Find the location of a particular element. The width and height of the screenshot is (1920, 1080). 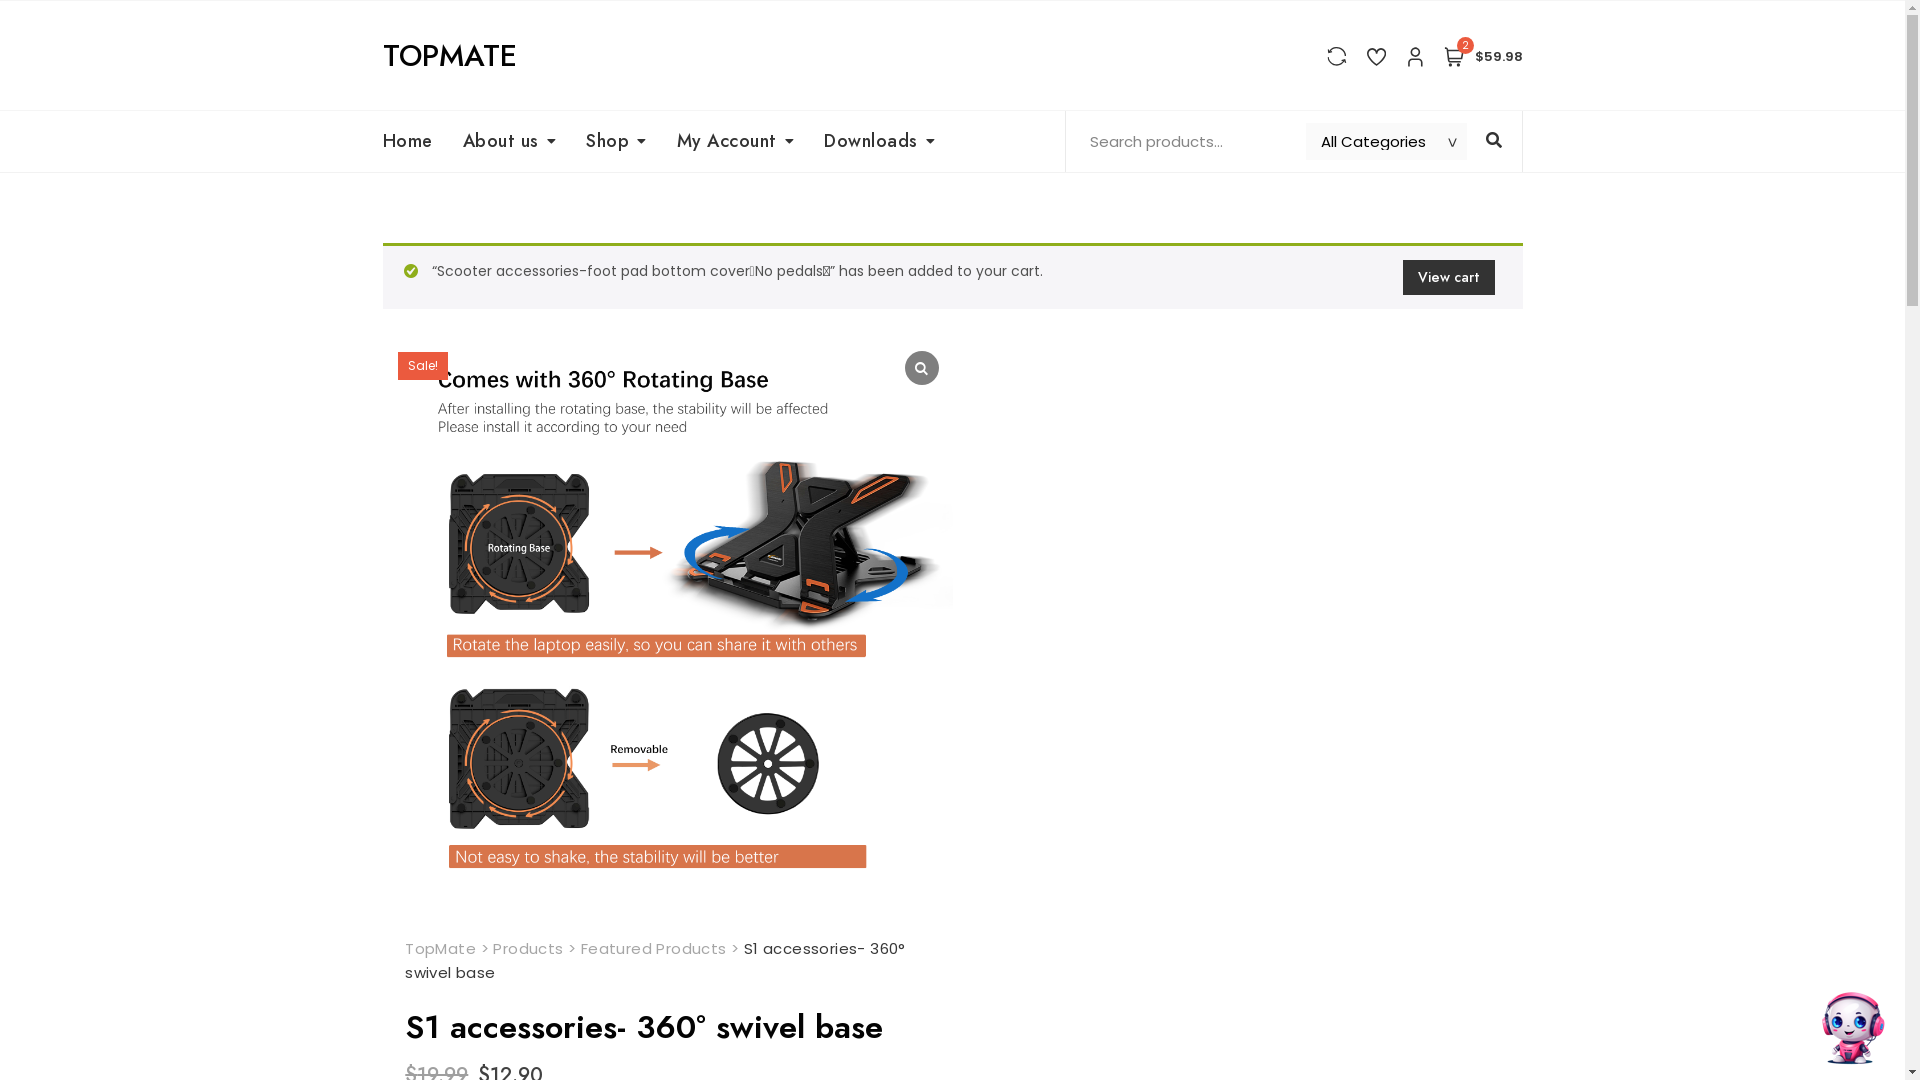

'2 is located at coordinates (1483, 53).